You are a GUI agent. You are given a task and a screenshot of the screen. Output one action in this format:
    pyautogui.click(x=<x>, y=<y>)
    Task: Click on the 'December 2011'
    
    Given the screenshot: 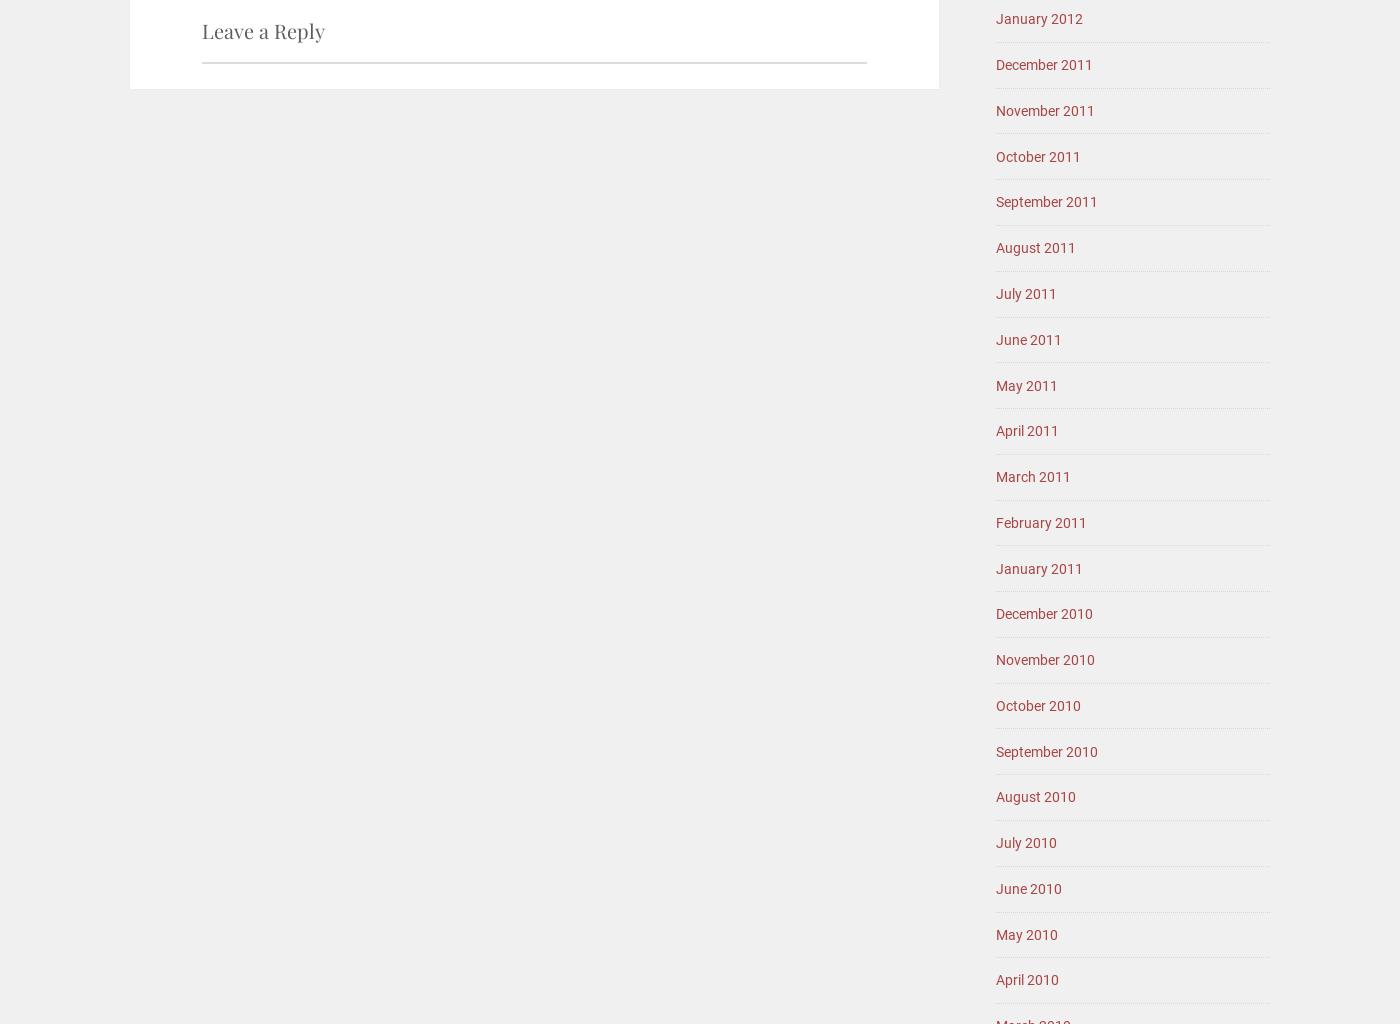 What is the action you would take?
    pyautogui.click(x=995, y=64)
    